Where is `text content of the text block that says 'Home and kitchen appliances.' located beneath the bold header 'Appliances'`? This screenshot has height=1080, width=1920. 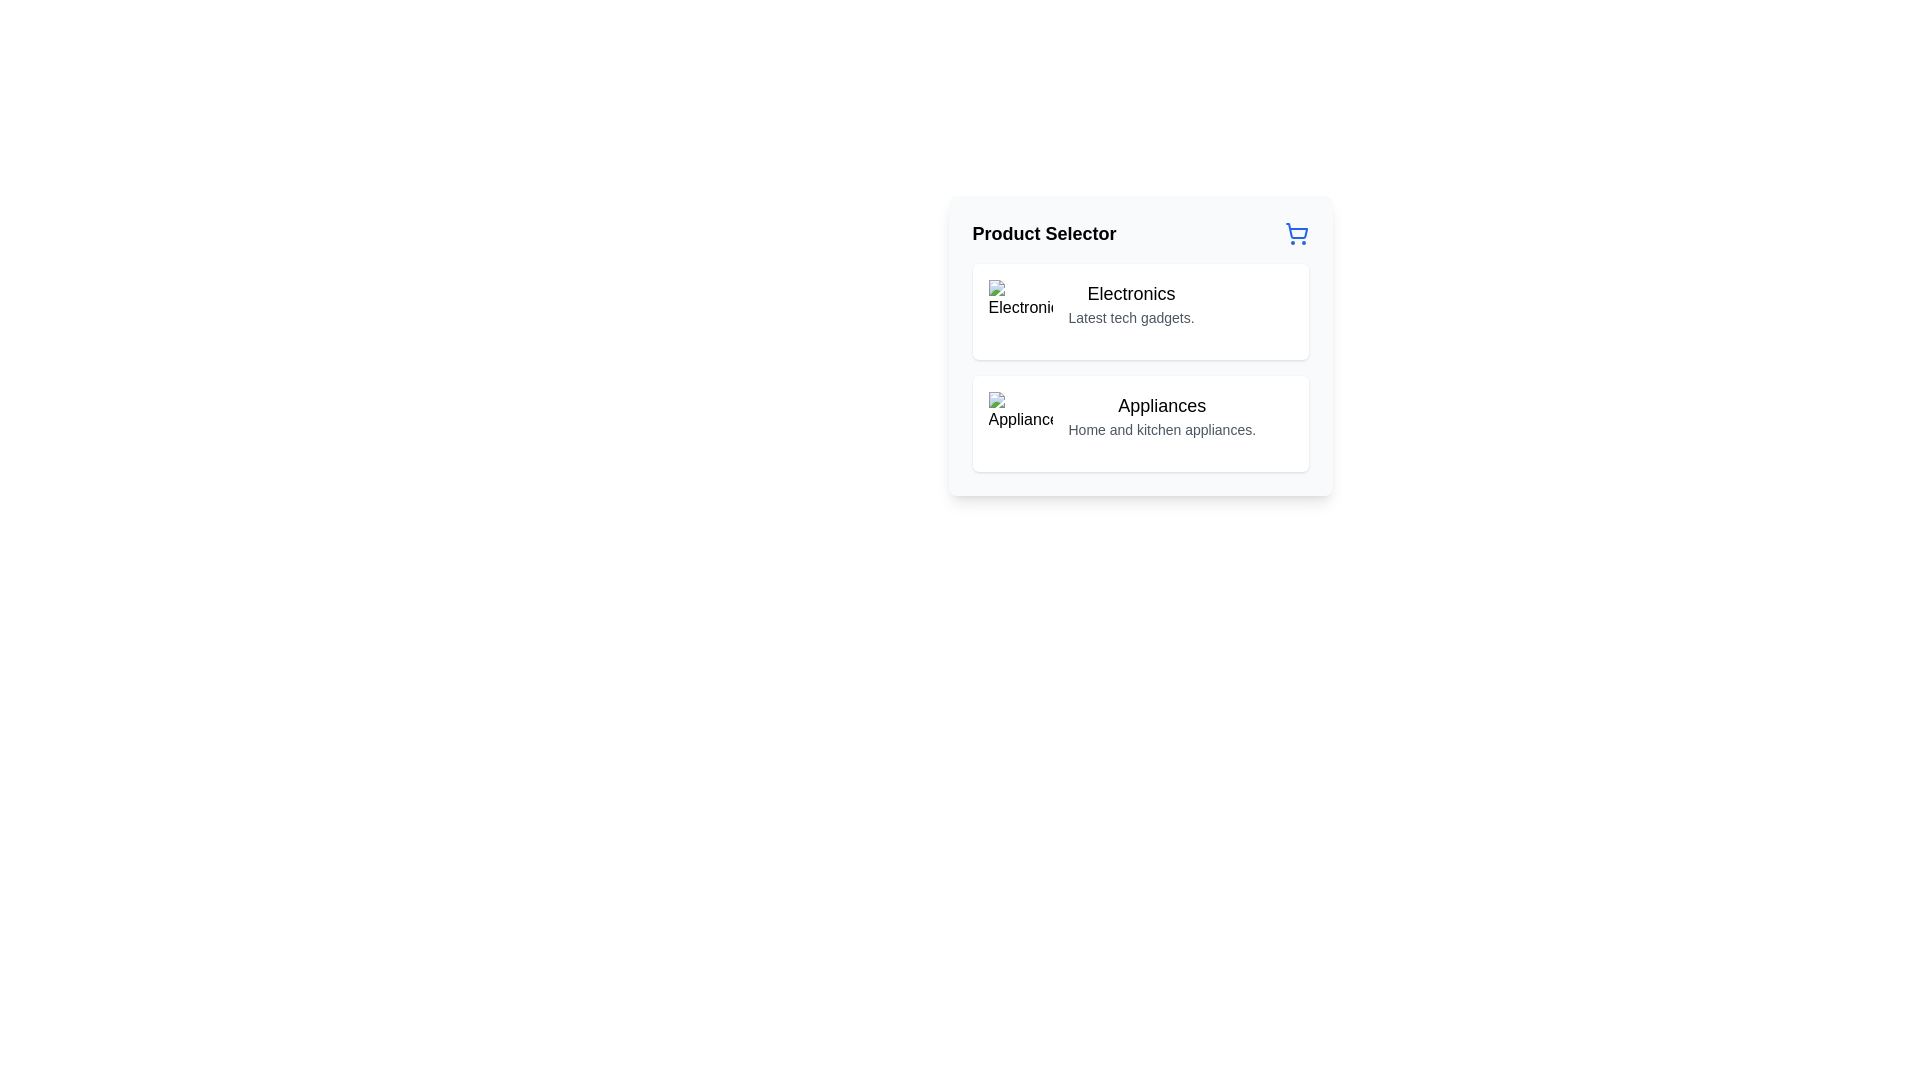 text content of the text block that says 'Home and kitchen appliances.' located beneath the bold header 'Appliances' is located at coordinates (1162, 428).